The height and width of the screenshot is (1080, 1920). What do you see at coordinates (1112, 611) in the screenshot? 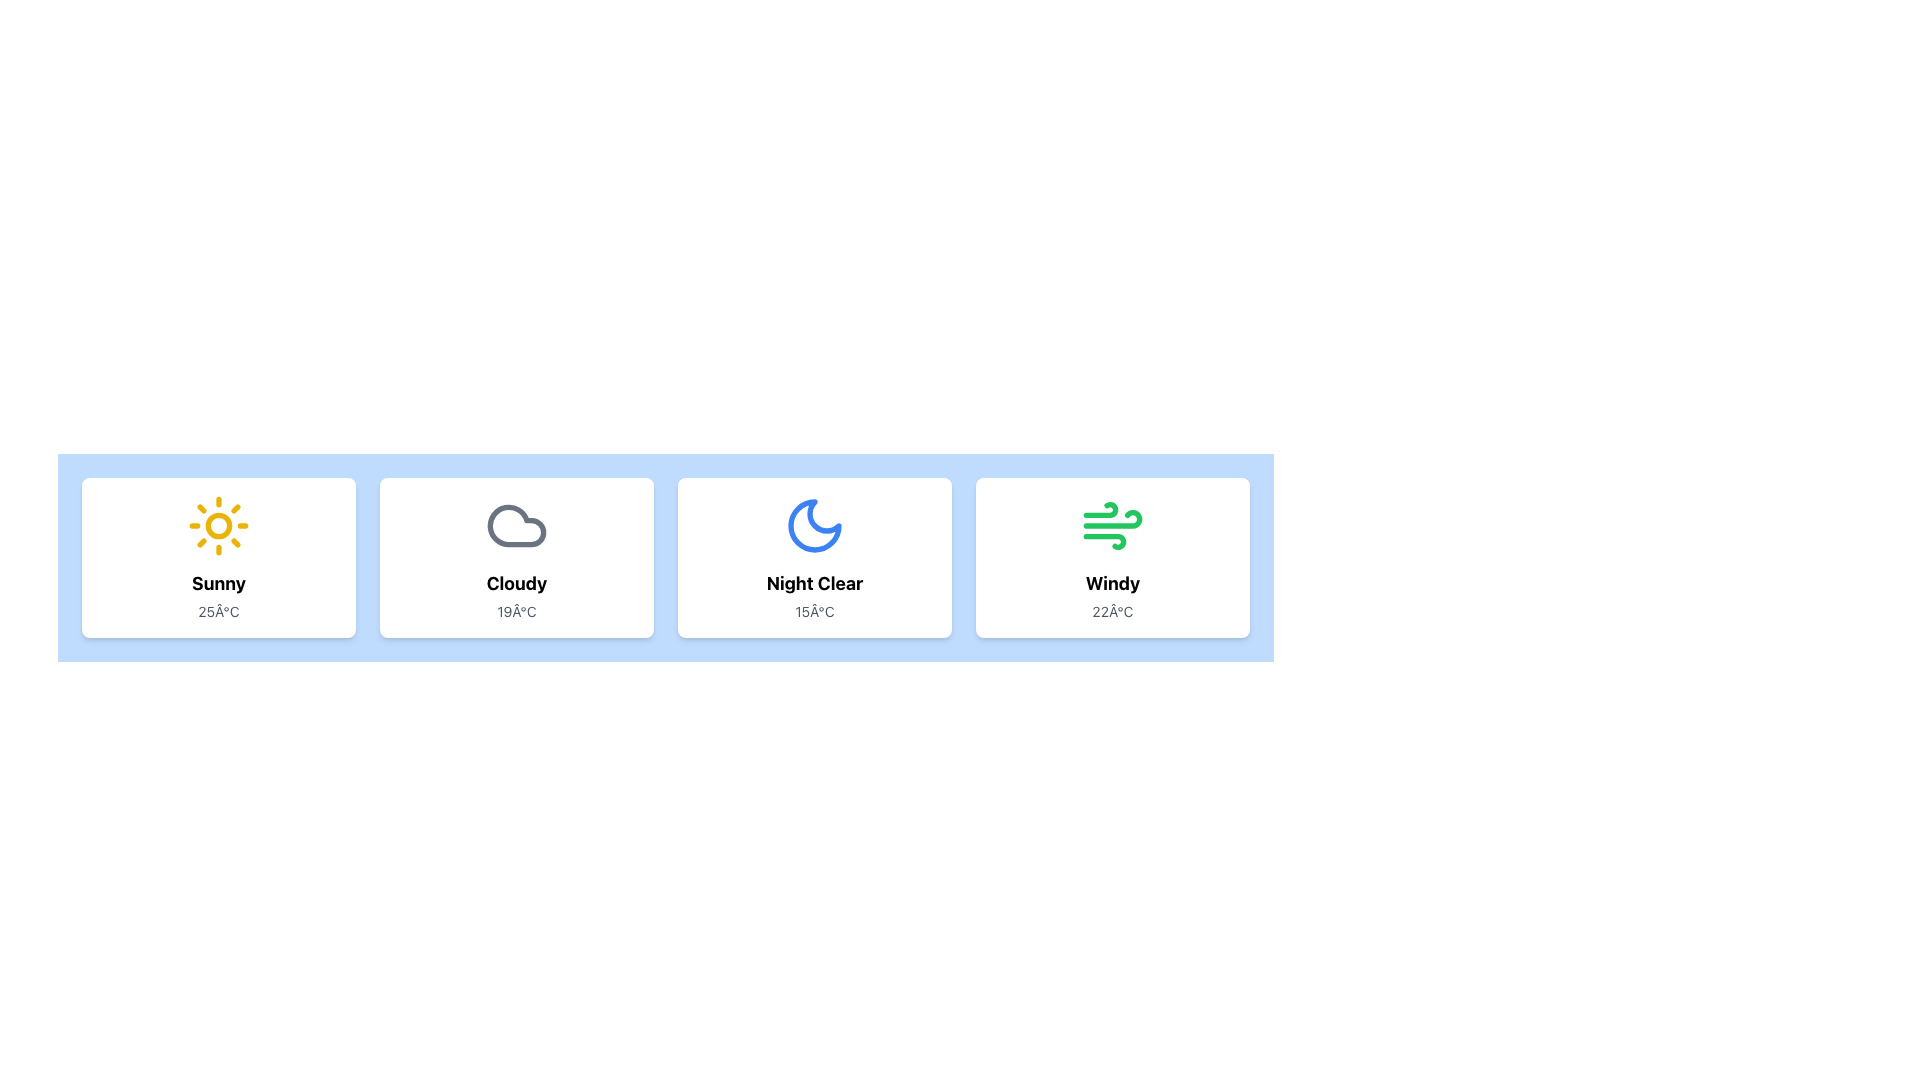
I see `the temperature display element showing '22°C' in gray text, which is located beneath the 'Windy' label within the card` at bounding box center [1112, 611].